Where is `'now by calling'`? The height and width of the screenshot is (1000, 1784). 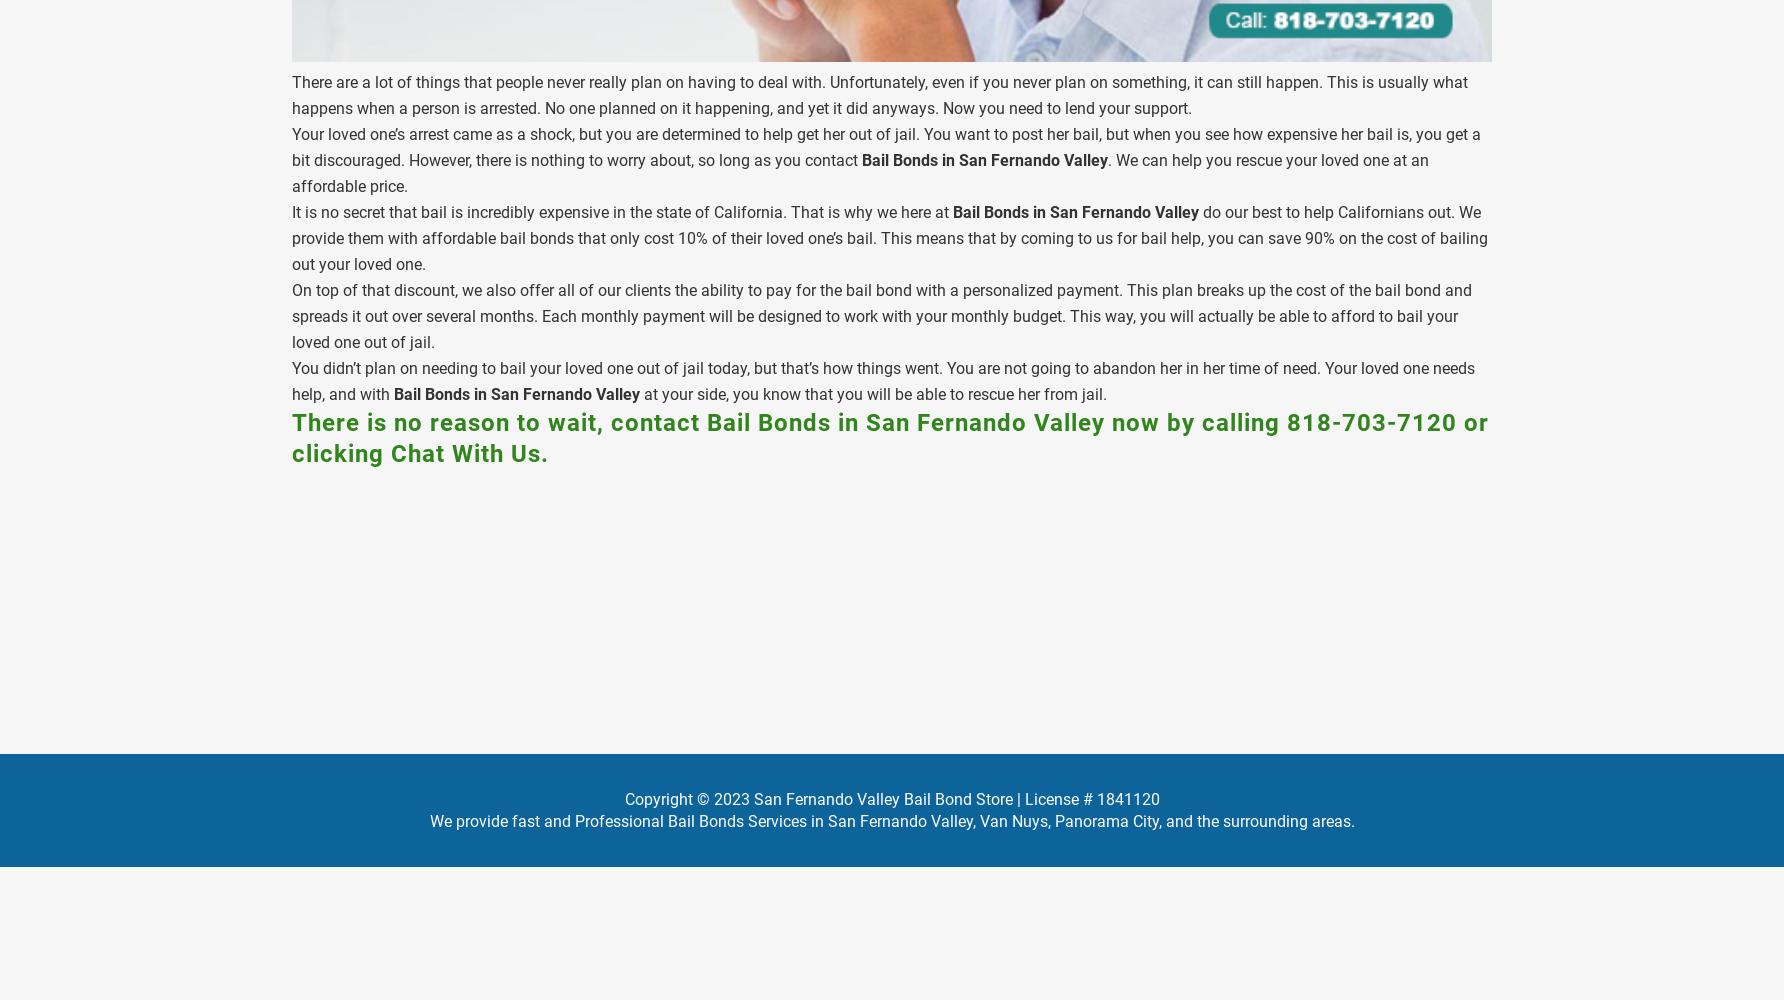 'now by calling' is located at coordinates (1104, 422).